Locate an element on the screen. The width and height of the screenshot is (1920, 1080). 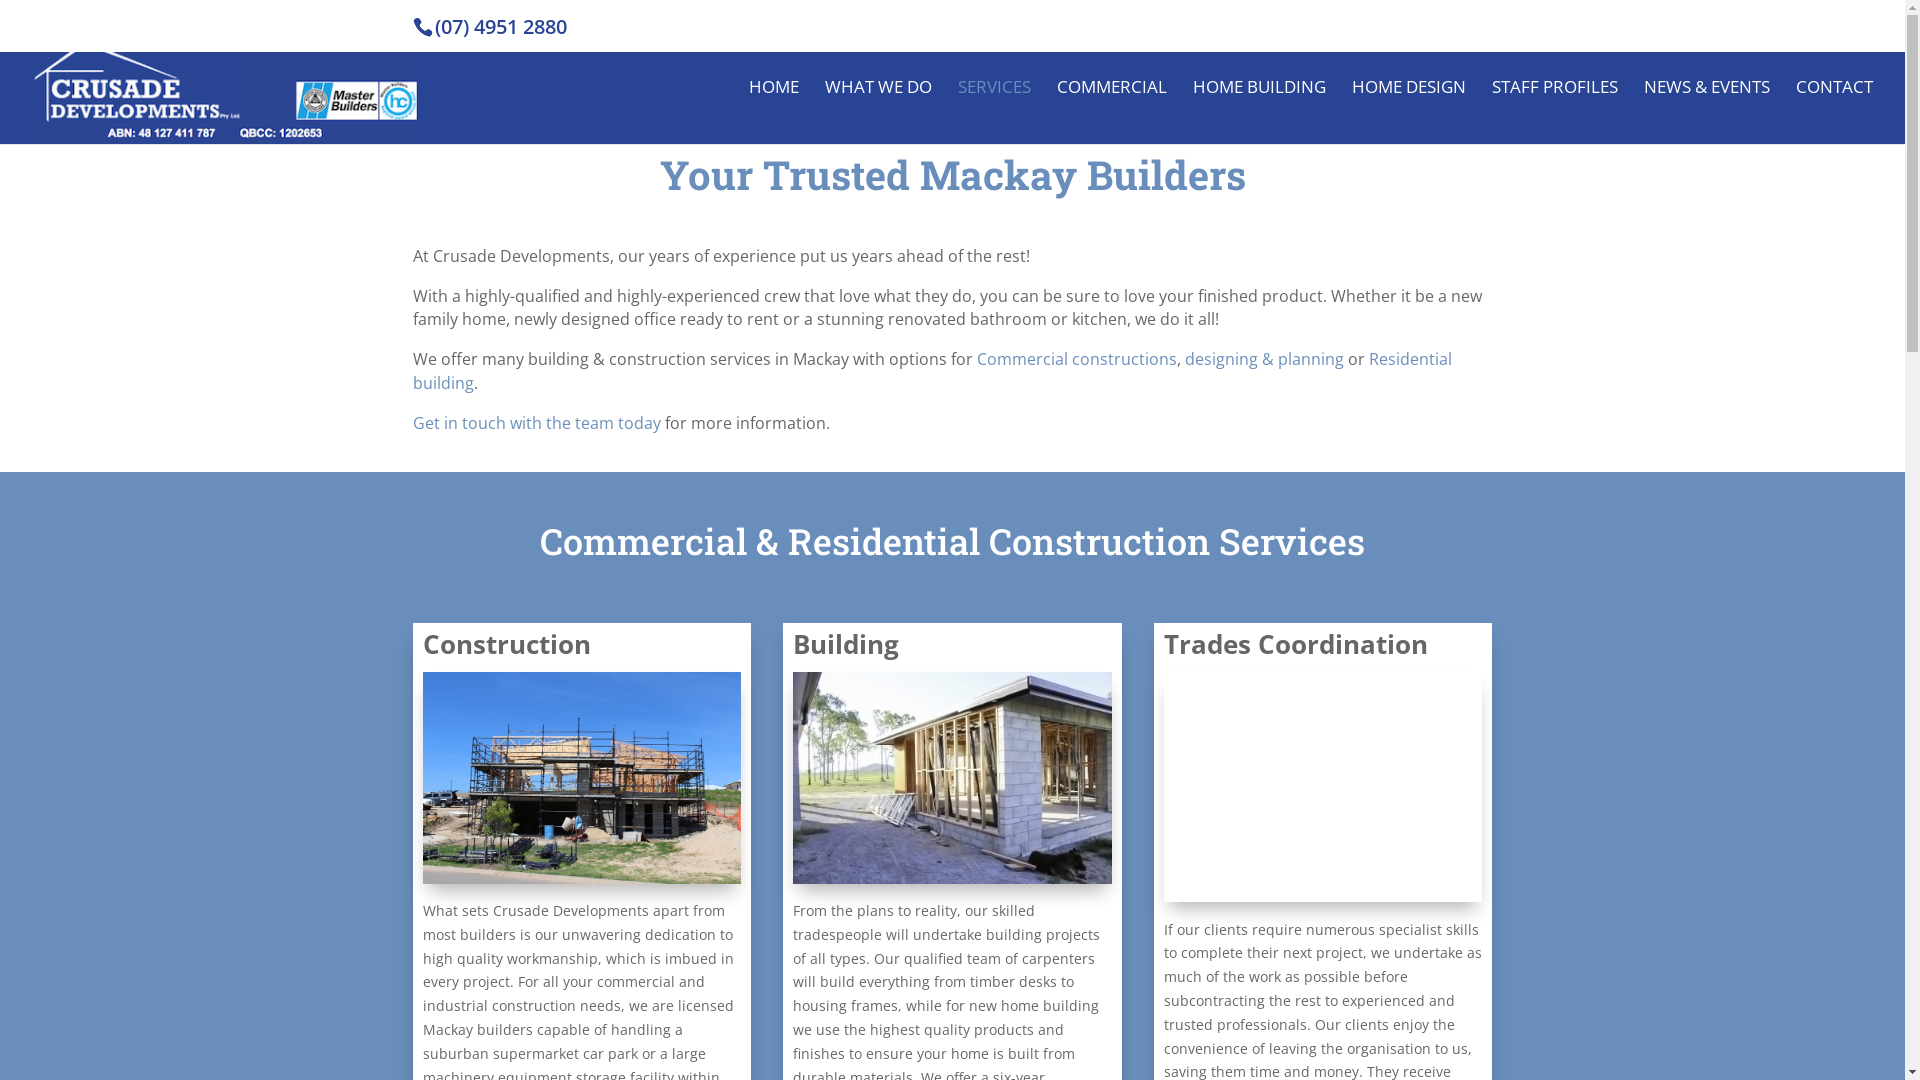
'designing & planning' is located at coordinates (1262, 357).